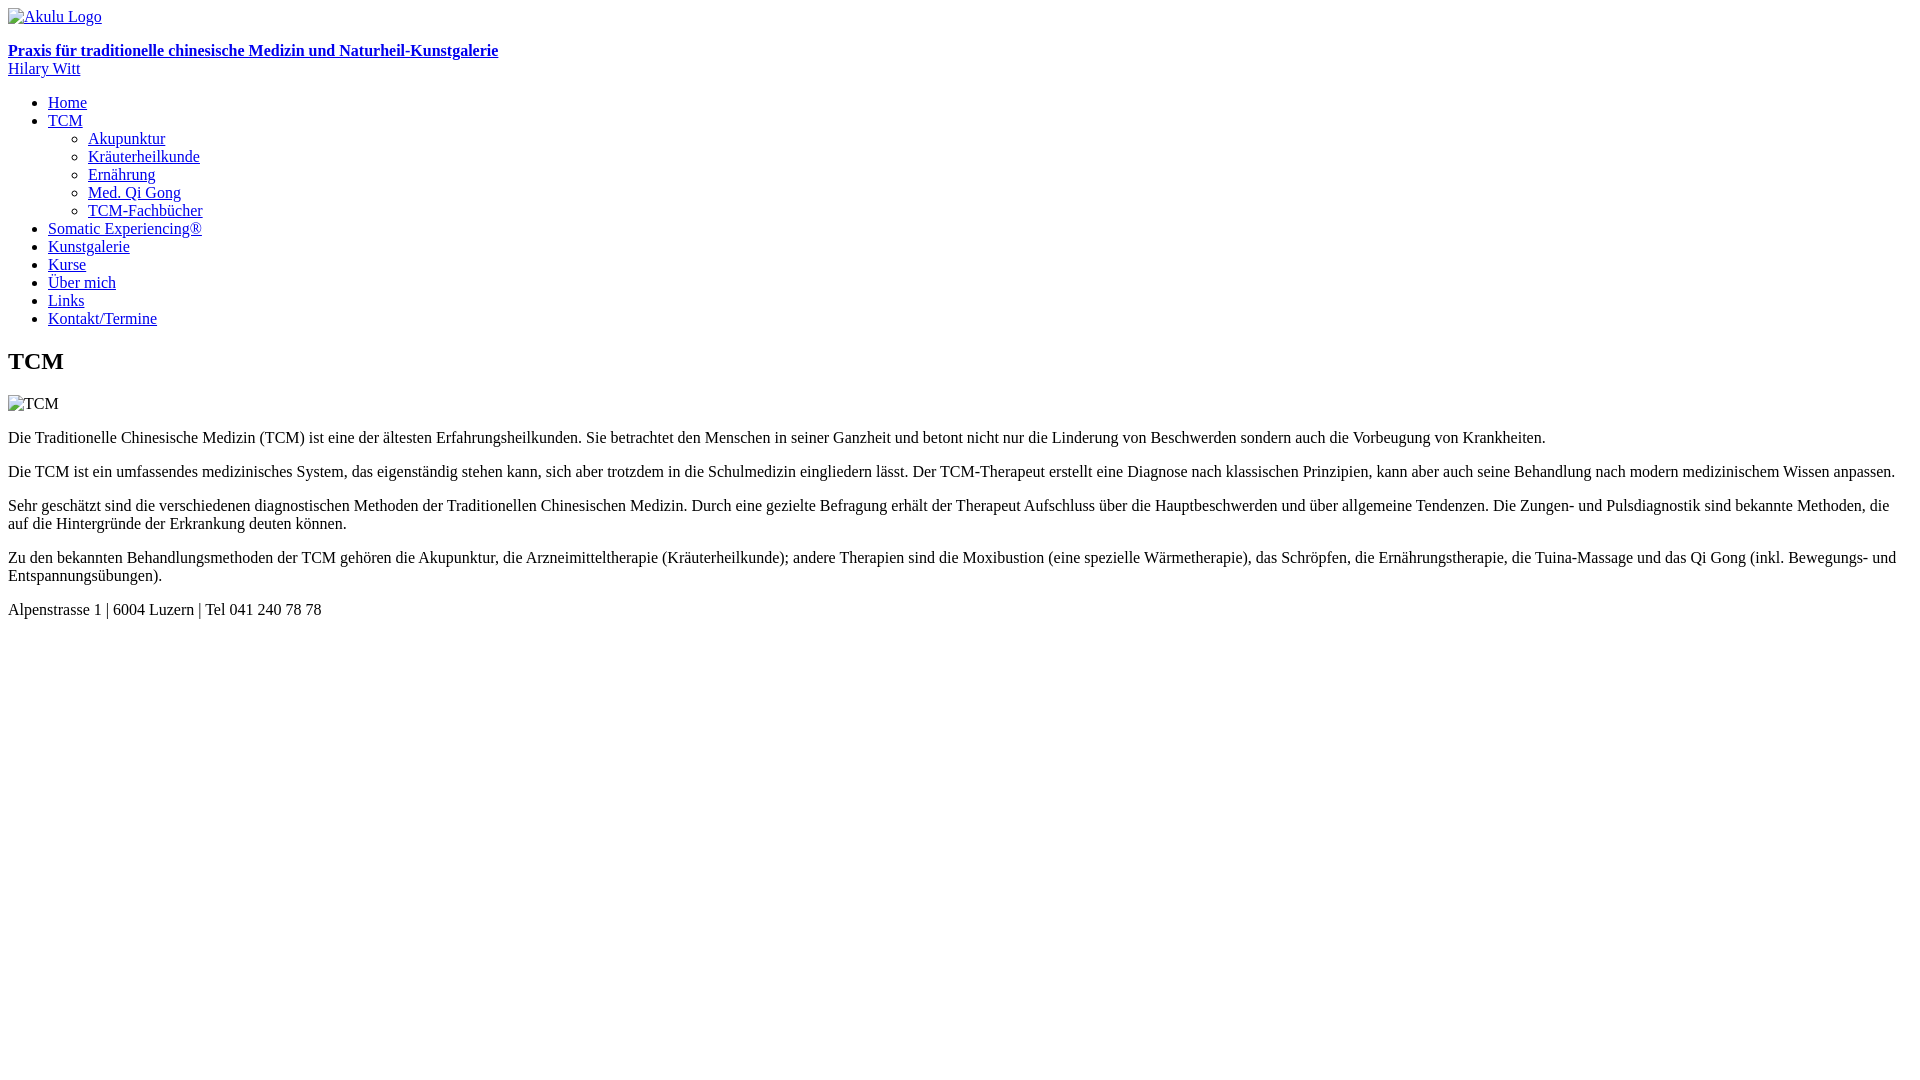  Describe the element at coordinates (66, 300) in the screenshot. I see `'Links'` at that location.